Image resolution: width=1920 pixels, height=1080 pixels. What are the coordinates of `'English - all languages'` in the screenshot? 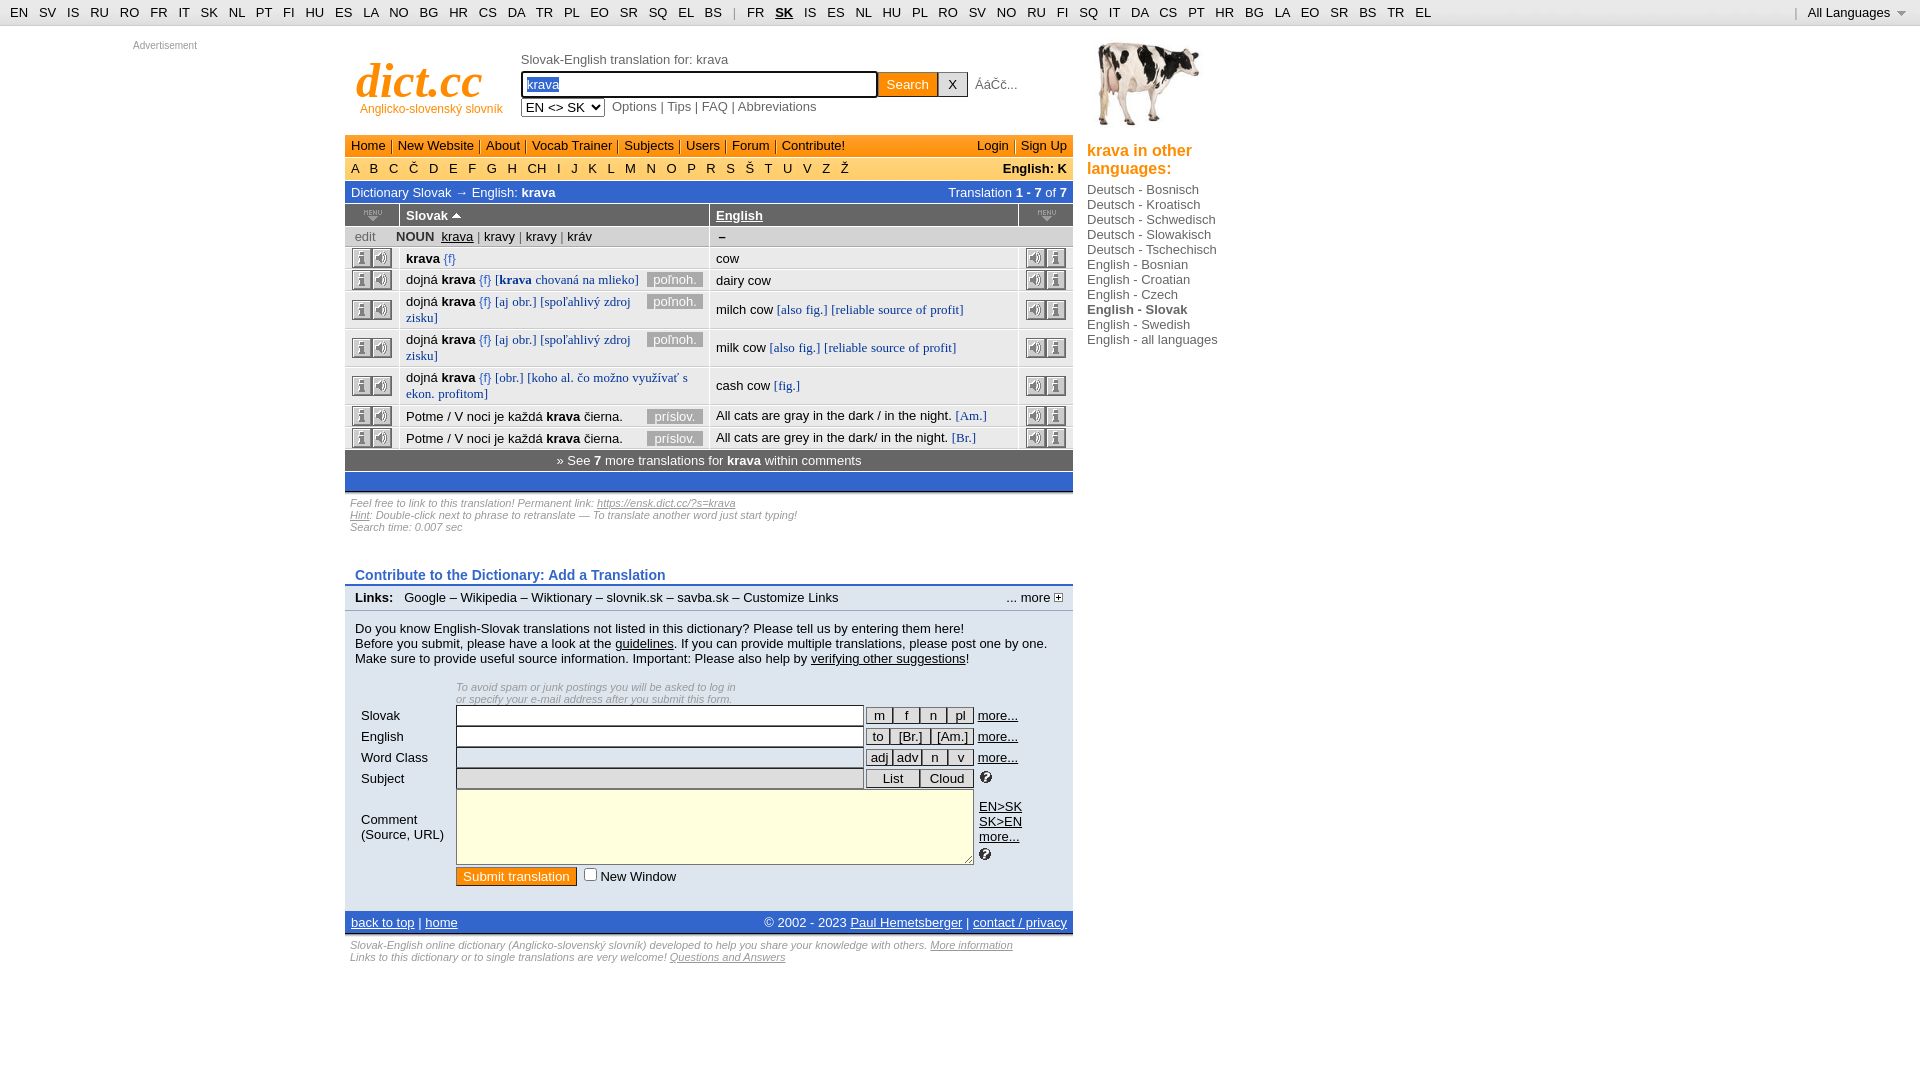 It's located at (1152, 338).